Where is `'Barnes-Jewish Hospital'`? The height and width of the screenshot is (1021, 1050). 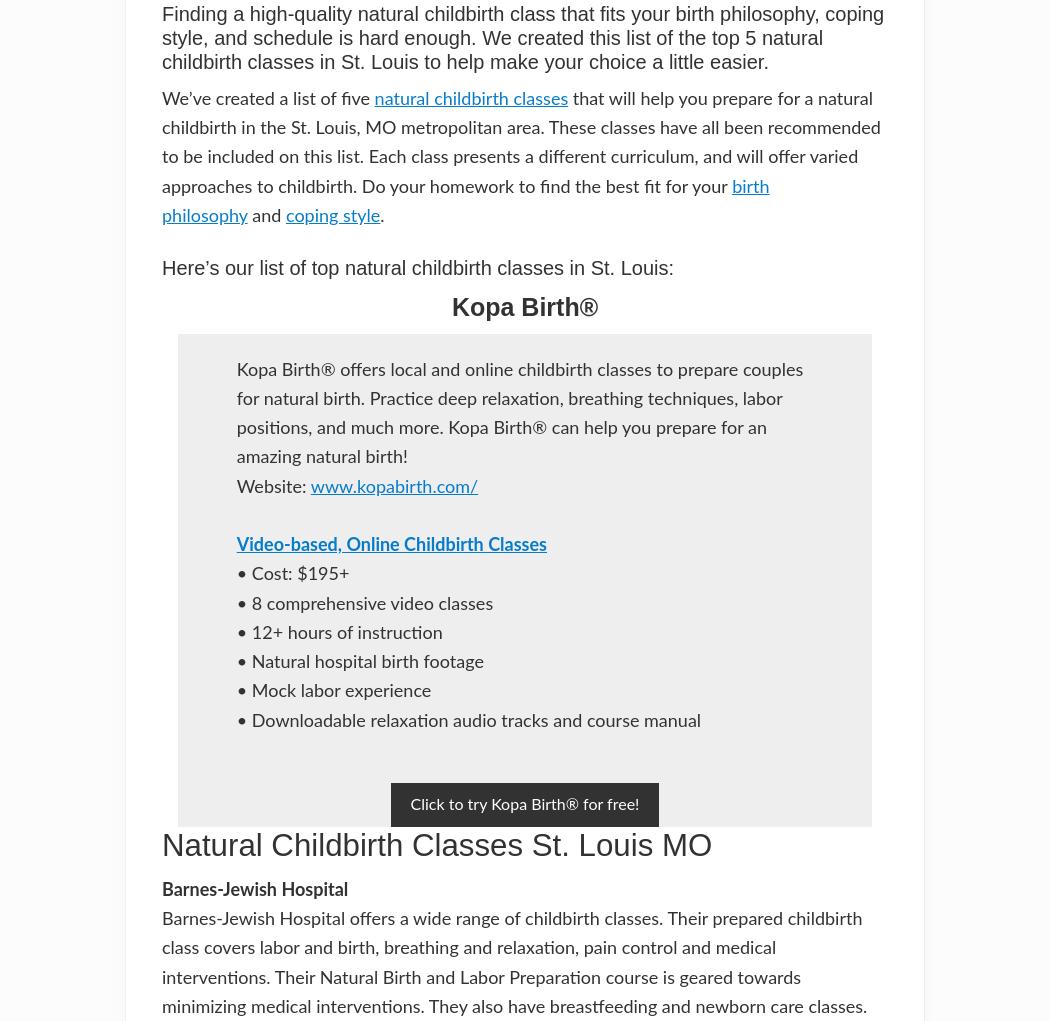 'Barnes-Jewish Hospital' is located at coordinates (255, 889).